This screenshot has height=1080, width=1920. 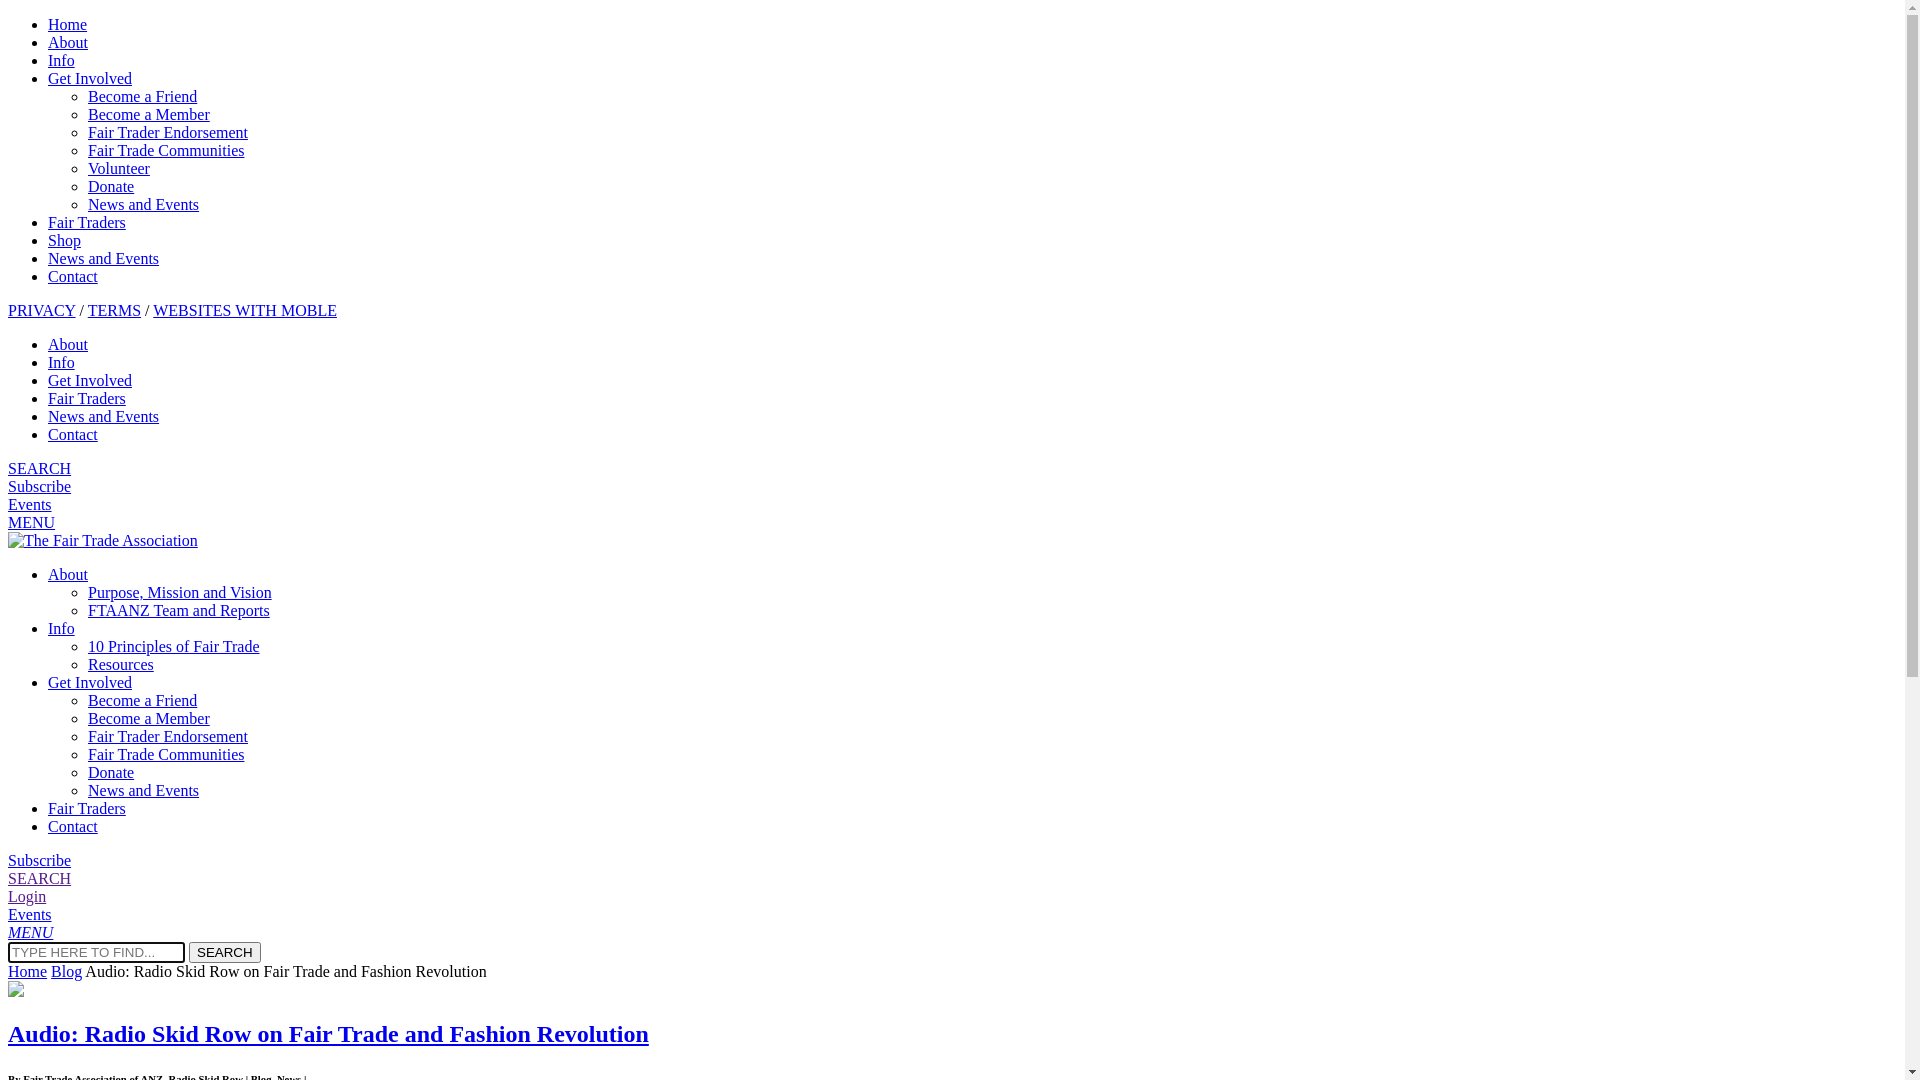 What do you see at coordinates (61, 627) in the screenshot?
I see `'Info'` at bounding box center [61, 627].